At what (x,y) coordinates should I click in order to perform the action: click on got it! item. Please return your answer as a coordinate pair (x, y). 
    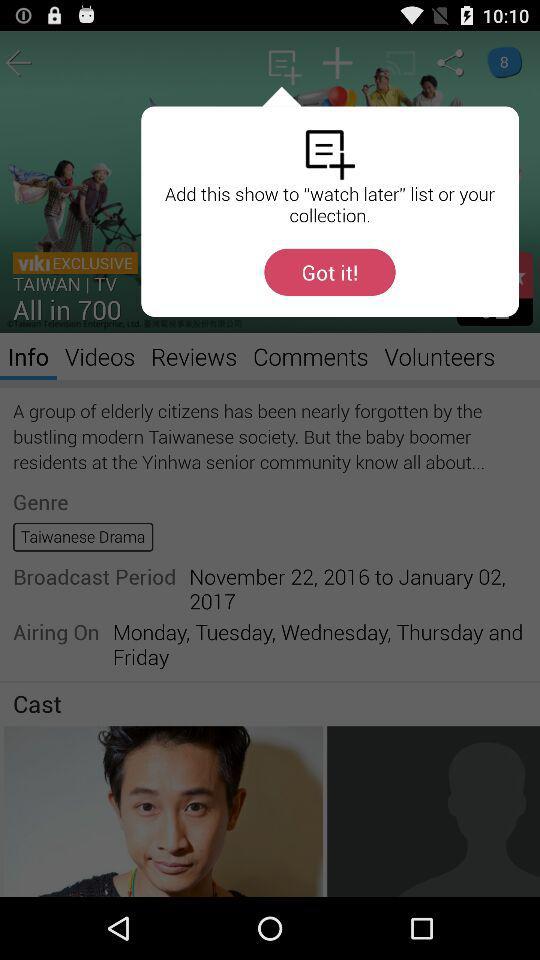
    Looking at the image, I should click on (329, 271).